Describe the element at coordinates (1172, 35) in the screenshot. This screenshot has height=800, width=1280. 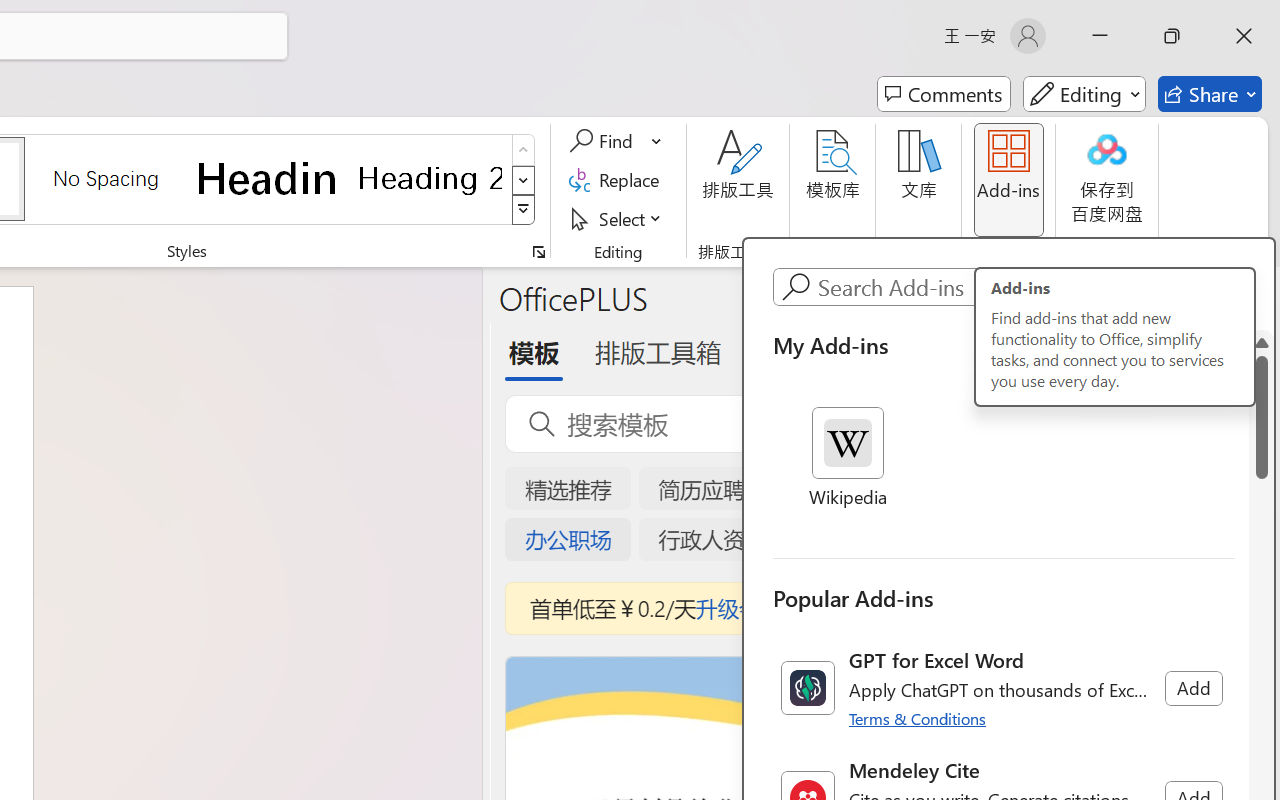
I see `'Restore Down'` at that location.